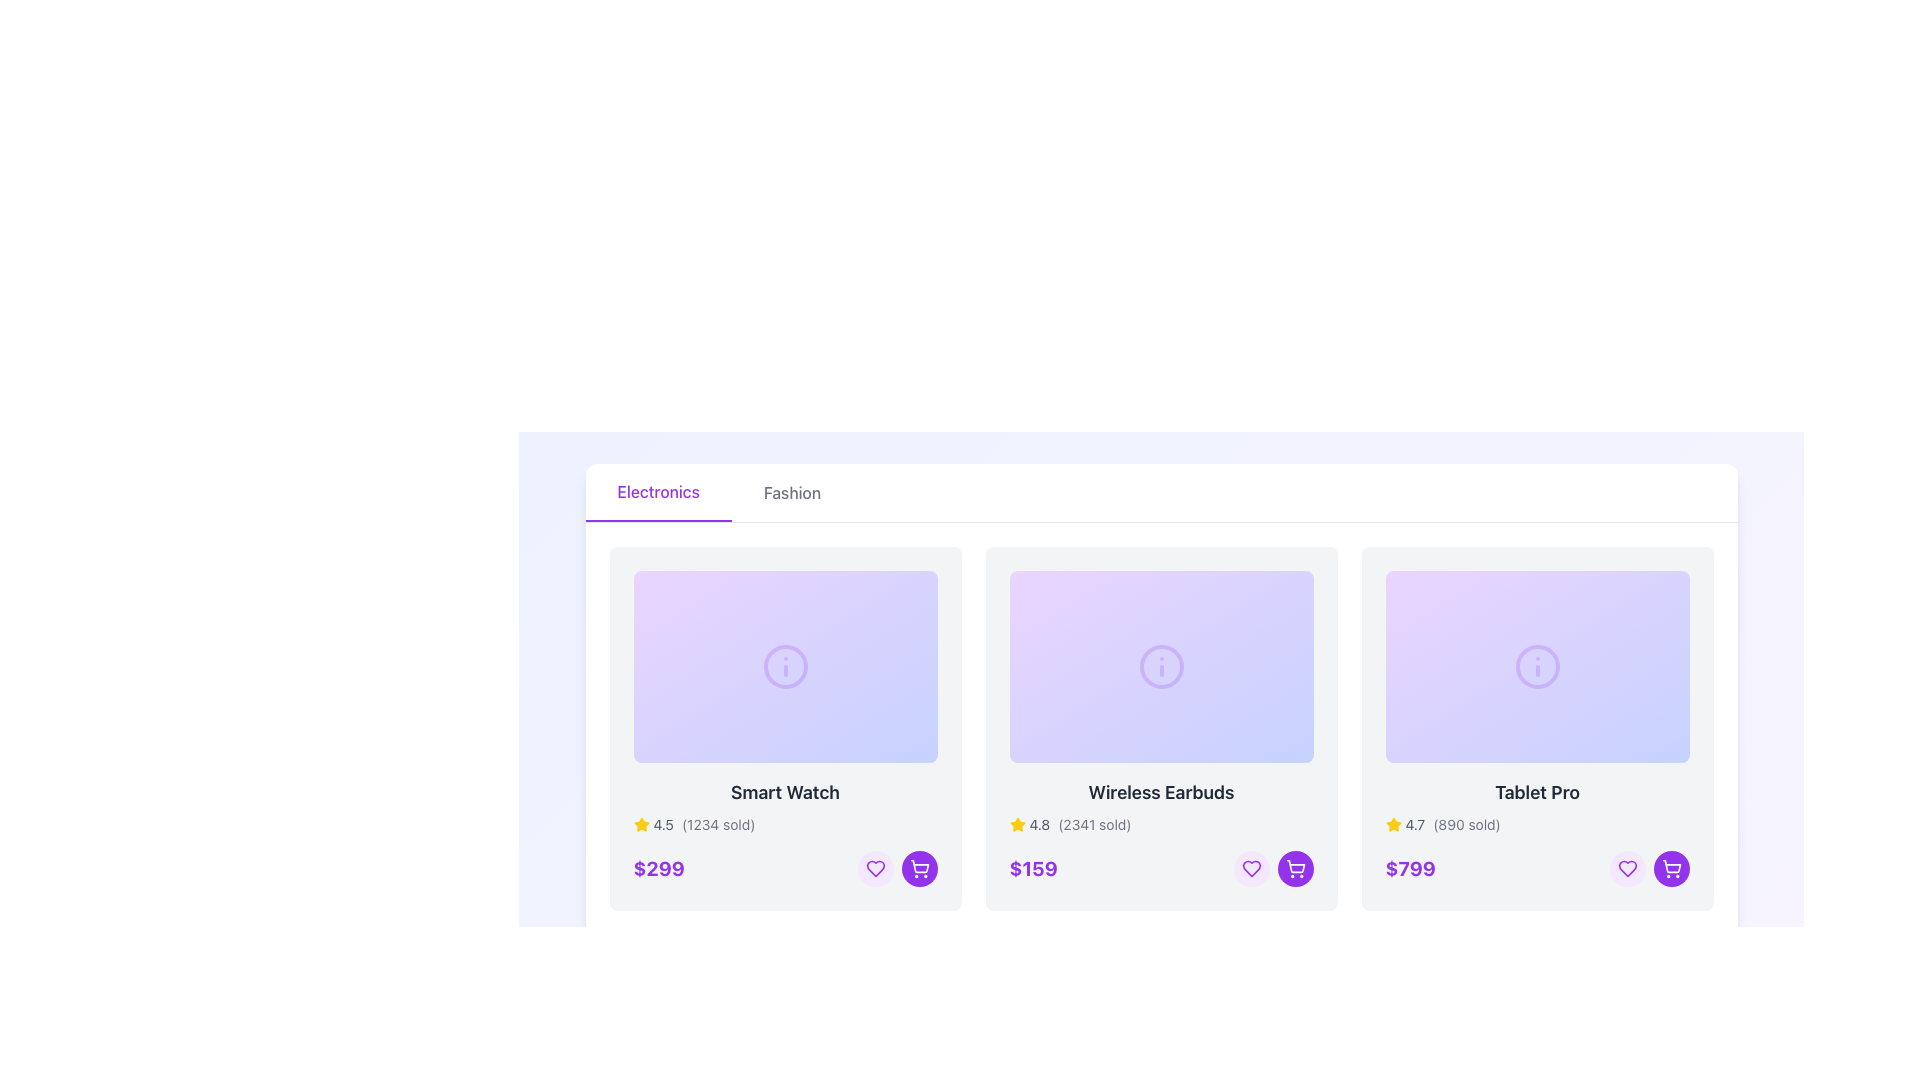 The height and width of the screenshot is (1080, 1920). I want to click on the star icon representing the rating for the product located at the top-left corner of the second product card in the horizontal list, so click(1017, 825).